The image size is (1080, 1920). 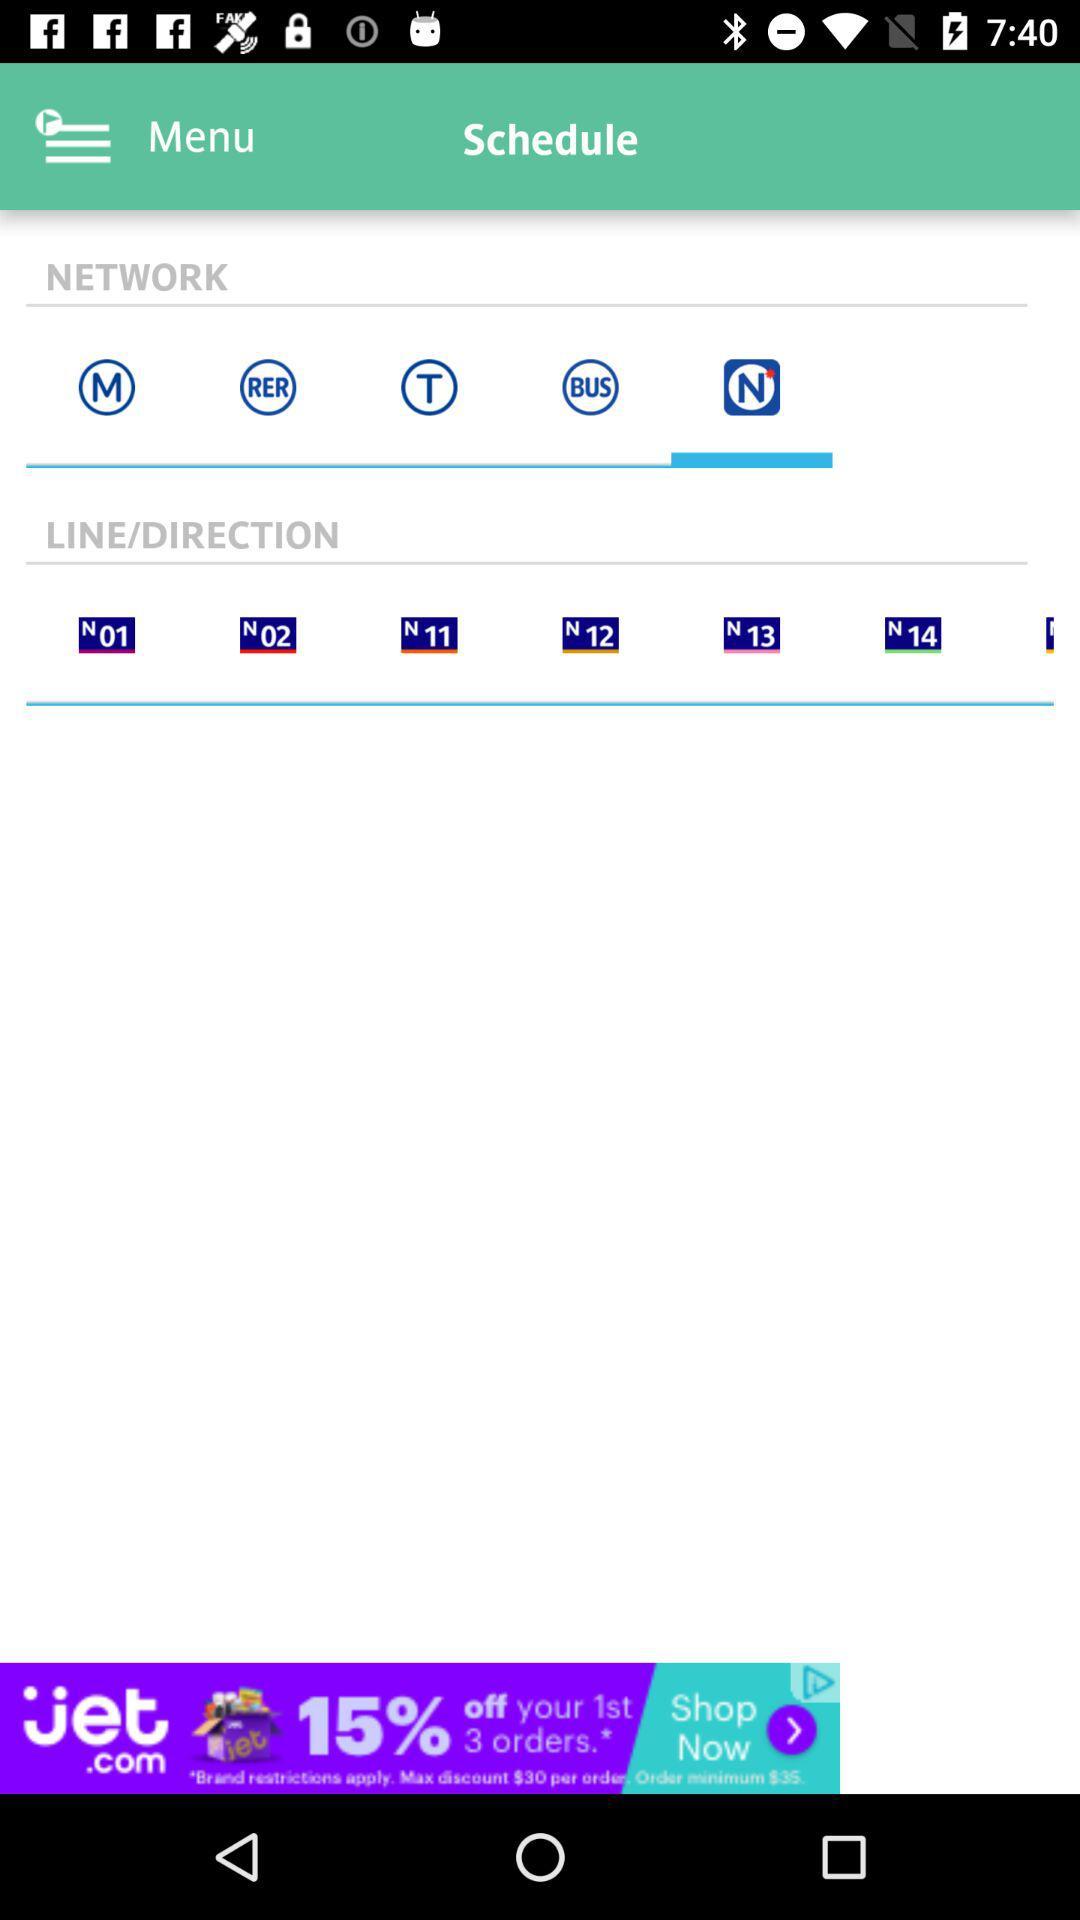 I want to click on advertisement box, so click(x=540, y=1727).